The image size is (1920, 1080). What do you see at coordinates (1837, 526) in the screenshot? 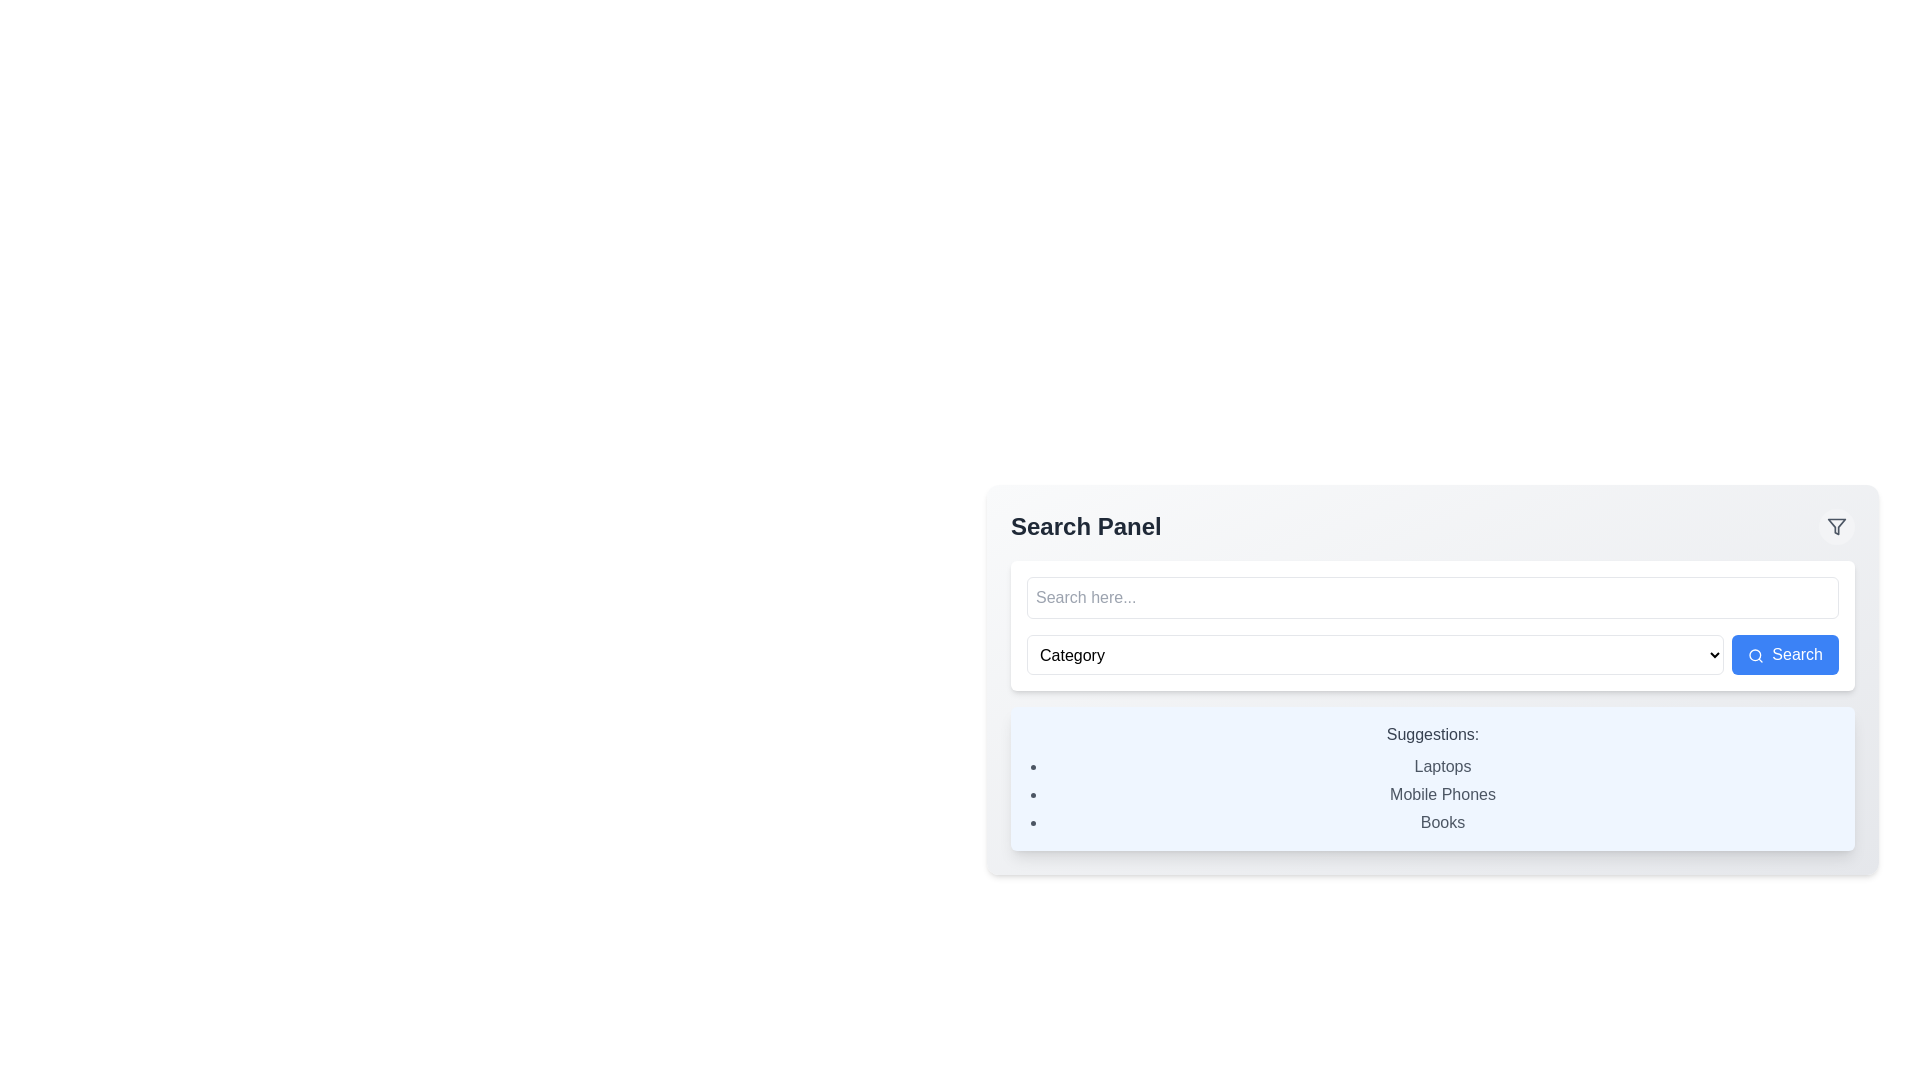
I see `the triangular funnel icon located in the top-right corner of the card-like search panel UI, which is styled with a gray color as an SVG graphic` at bounding box center [1837, 526].